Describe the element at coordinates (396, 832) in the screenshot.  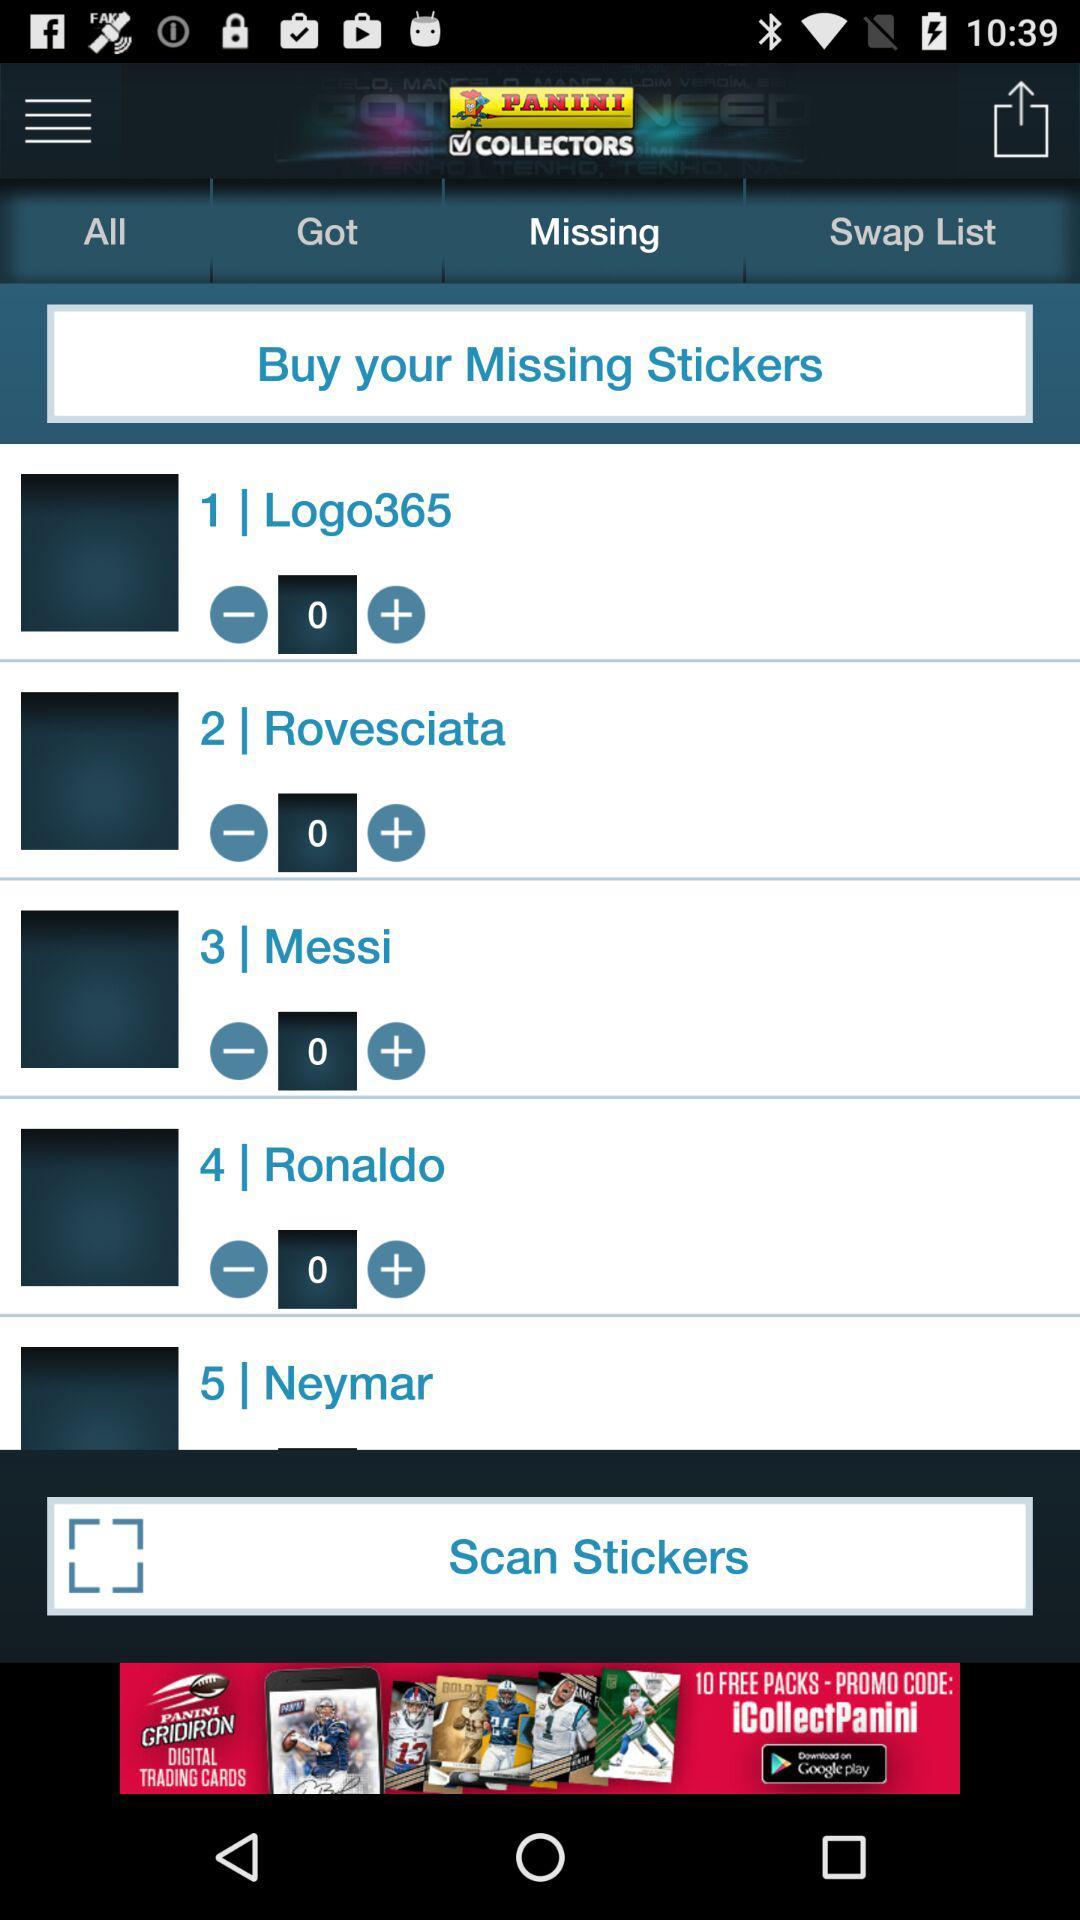
I see `to cart` at that location.